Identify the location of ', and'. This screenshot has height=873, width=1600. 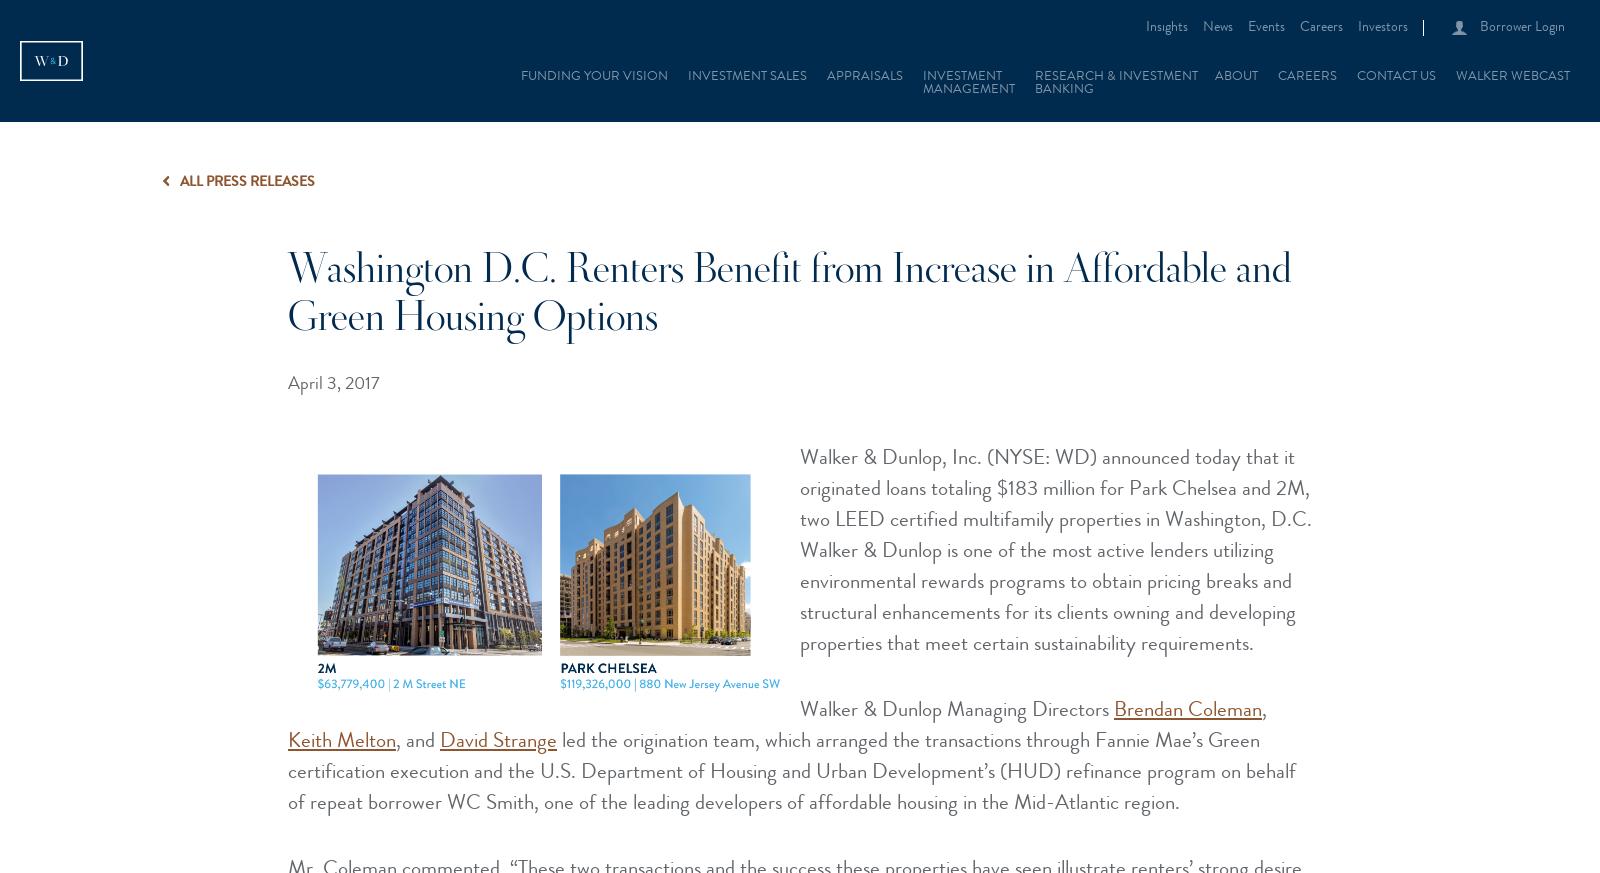
(416, 741).